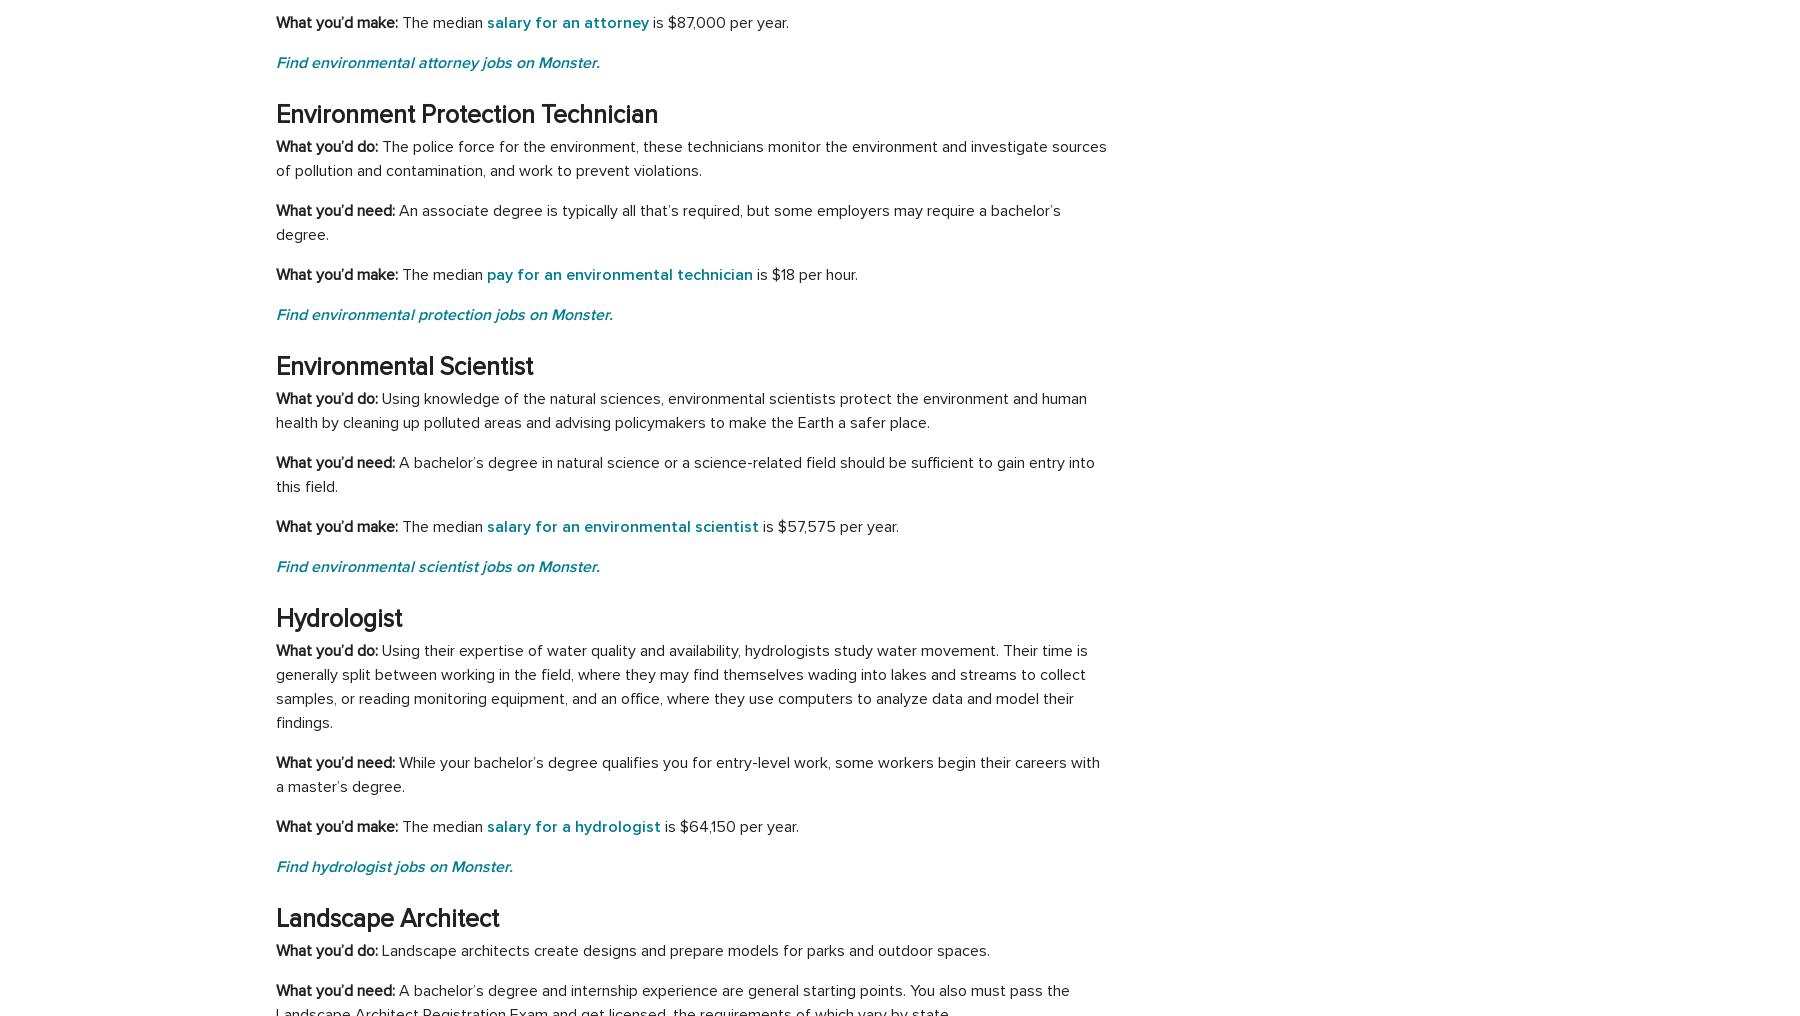  Describe the element at coordinates (568, 21) in the screenshot. I see `'salary for an attorney'` at that location.